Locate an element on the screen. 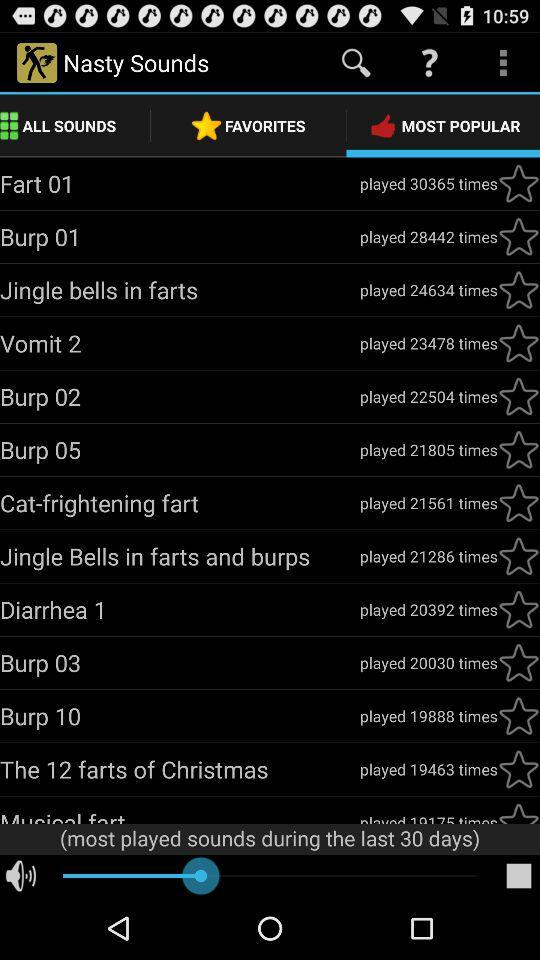 The width and height of the screenshot is (540, 960). favorites option is located at coordinates (518, 237).